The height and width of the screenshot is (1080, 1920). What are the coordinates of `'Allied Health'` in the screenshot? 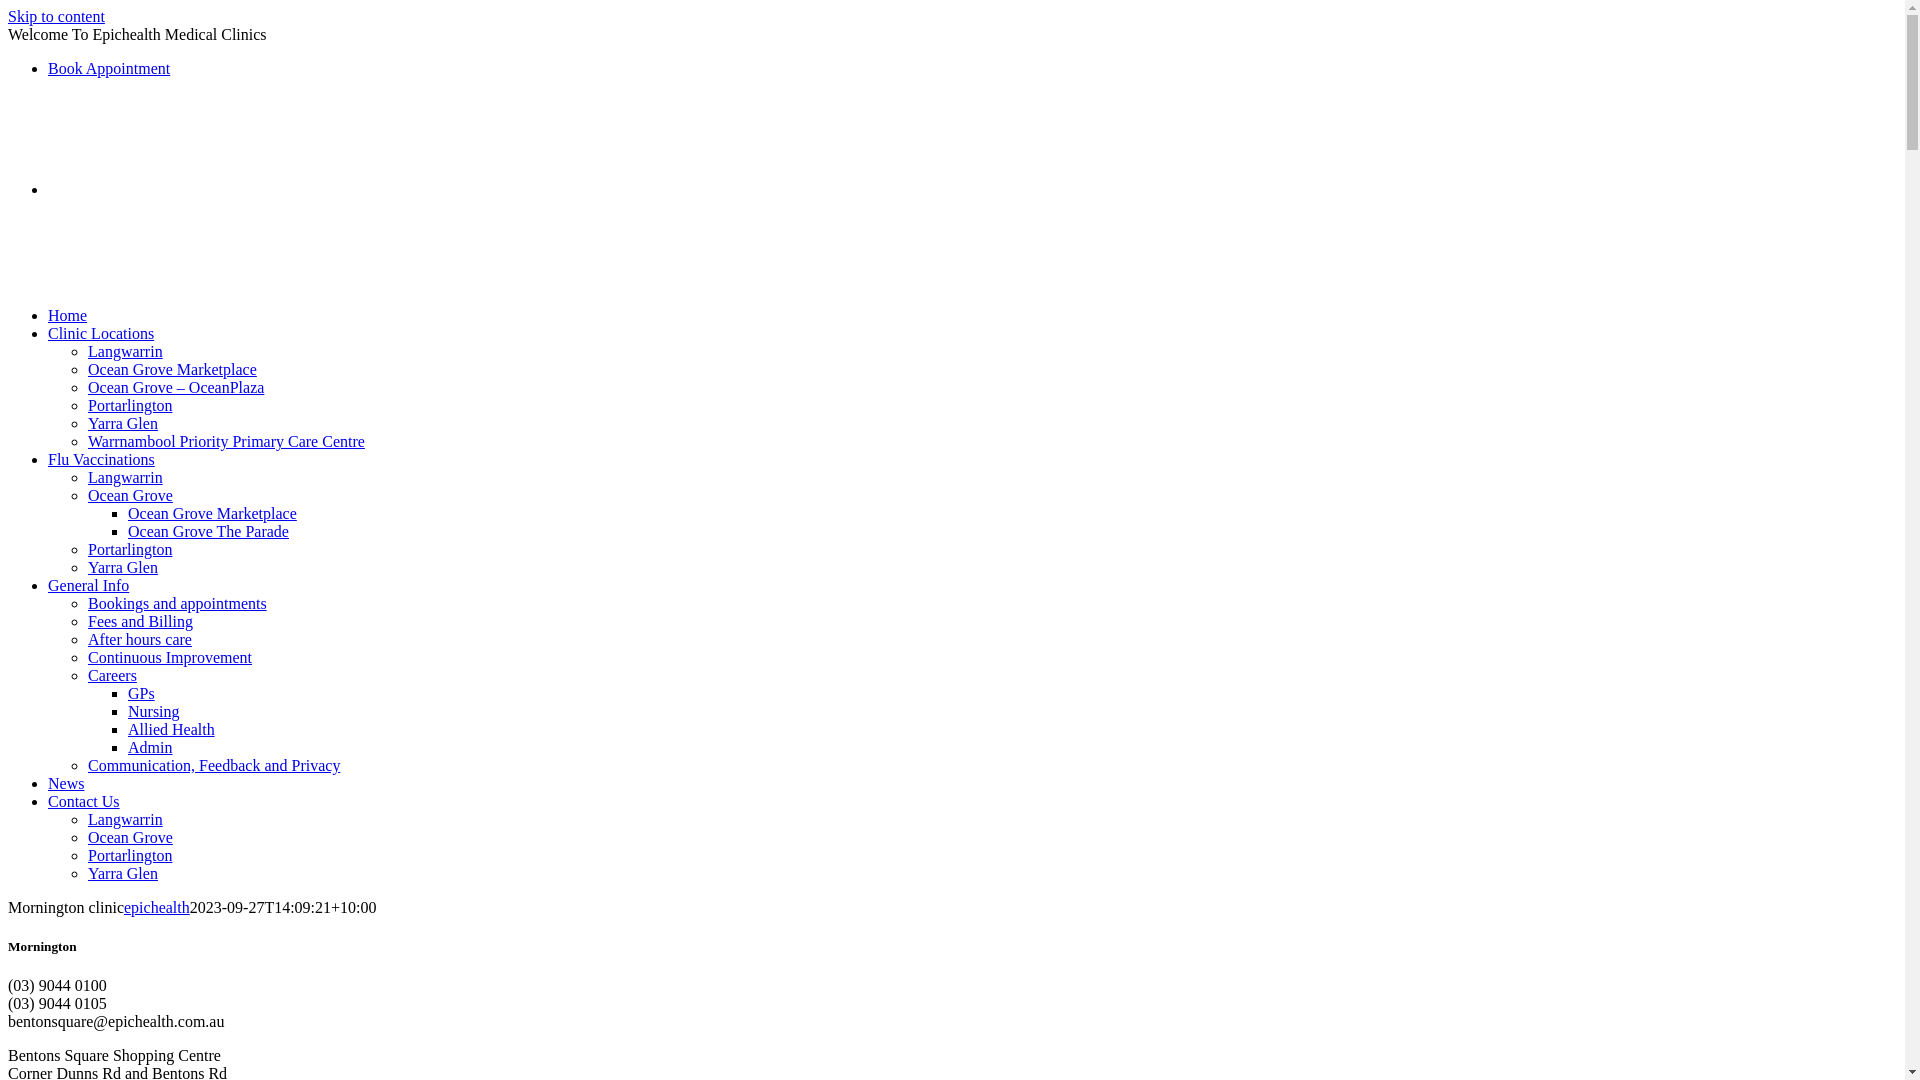 It's located at (171, 729).